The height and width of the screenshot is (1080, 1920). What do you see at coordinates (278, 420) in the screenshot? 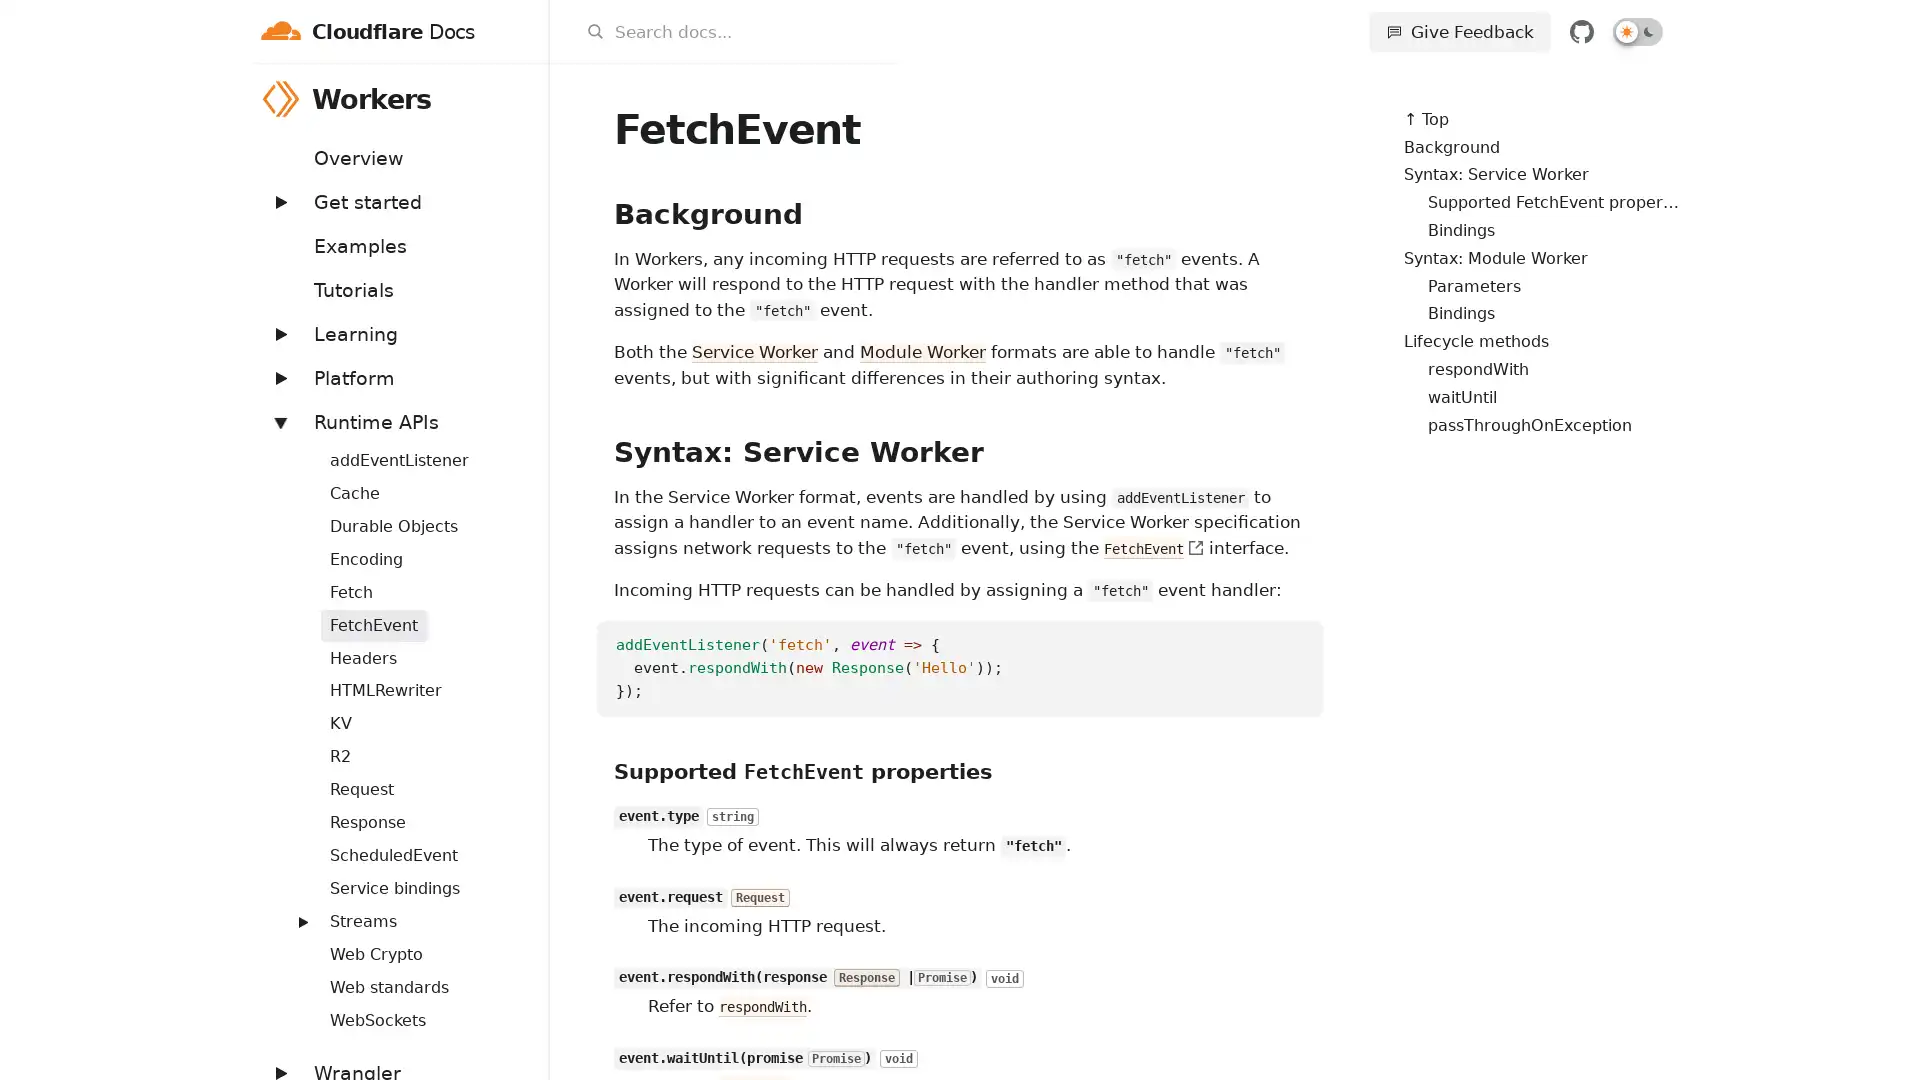
I see `Expand: Runtime APIs` at bounding box center [278, 420].